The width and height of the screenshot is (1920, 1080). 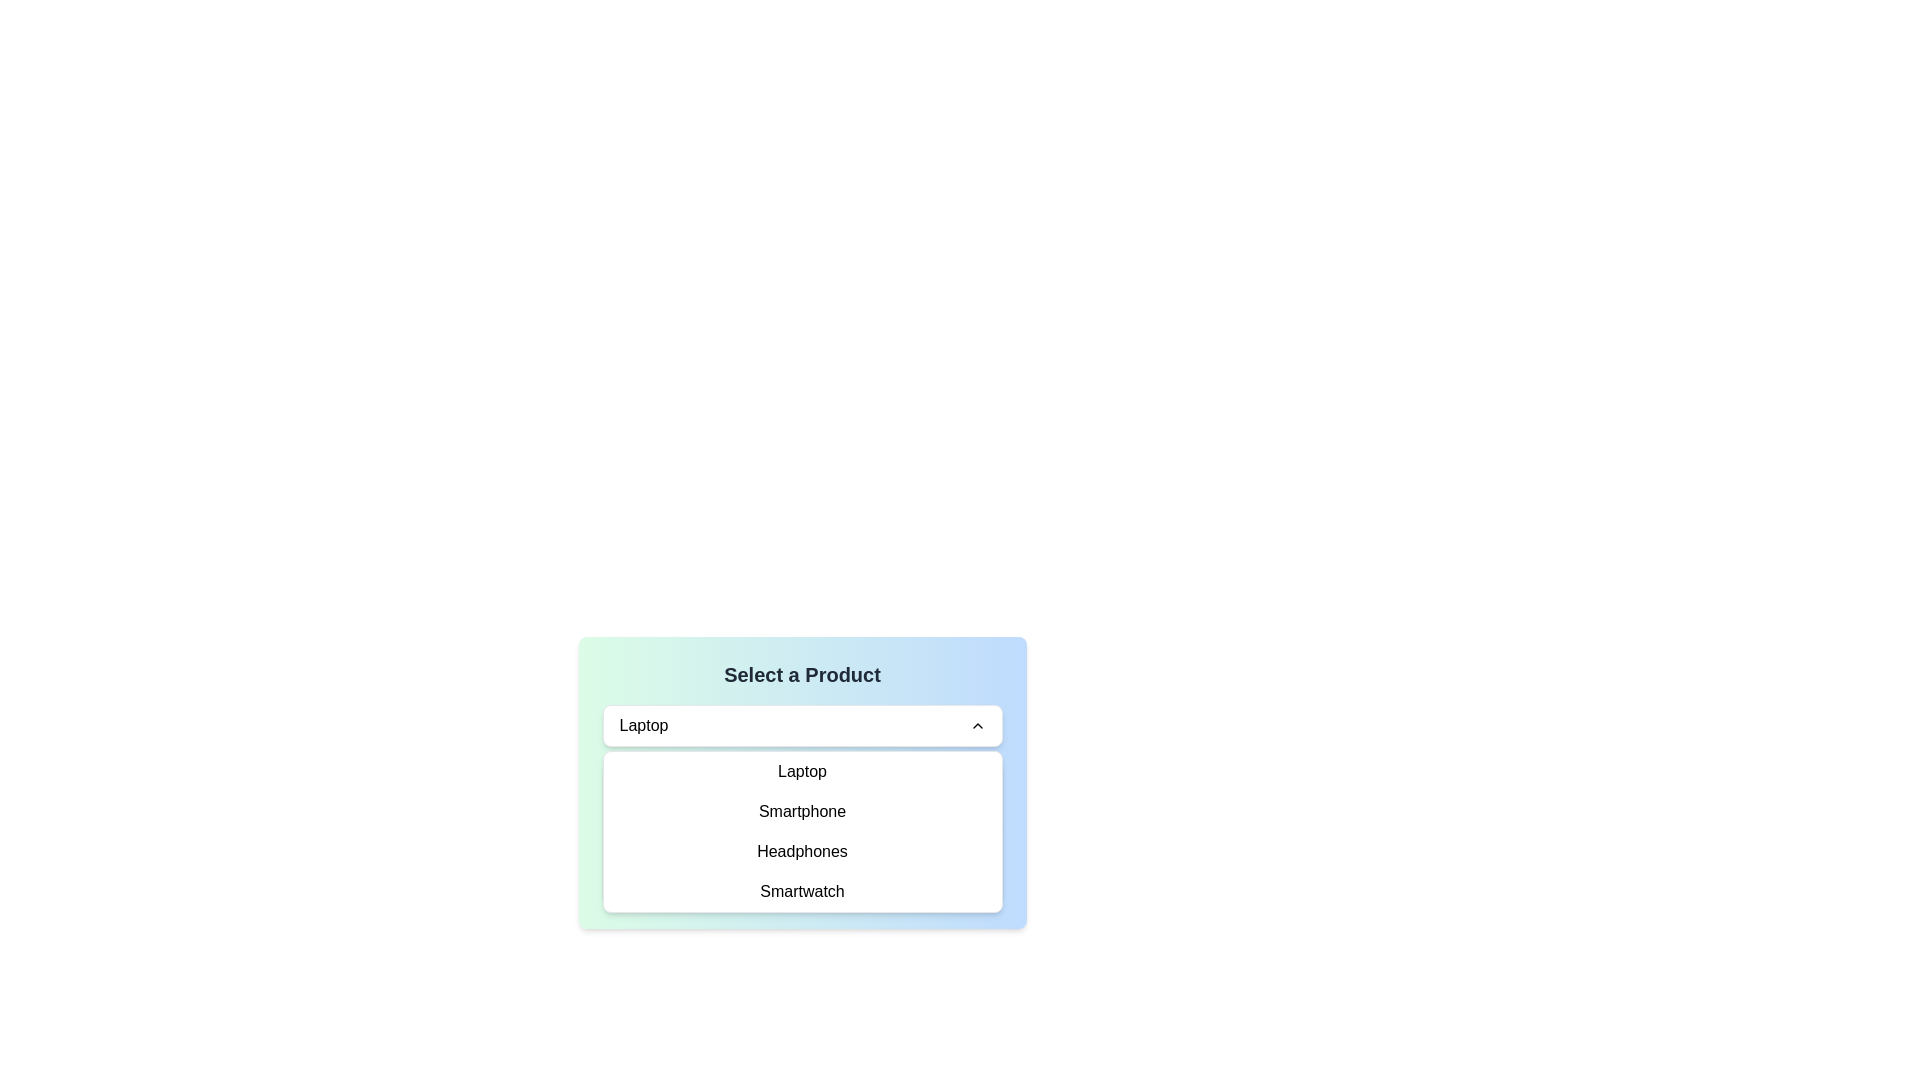 I want to click on the 'Smartphone' dropdown menu item, which is the second item in the dropdown list below 'Select a Product' and above 'Headphones', so click(x=802, y=812).